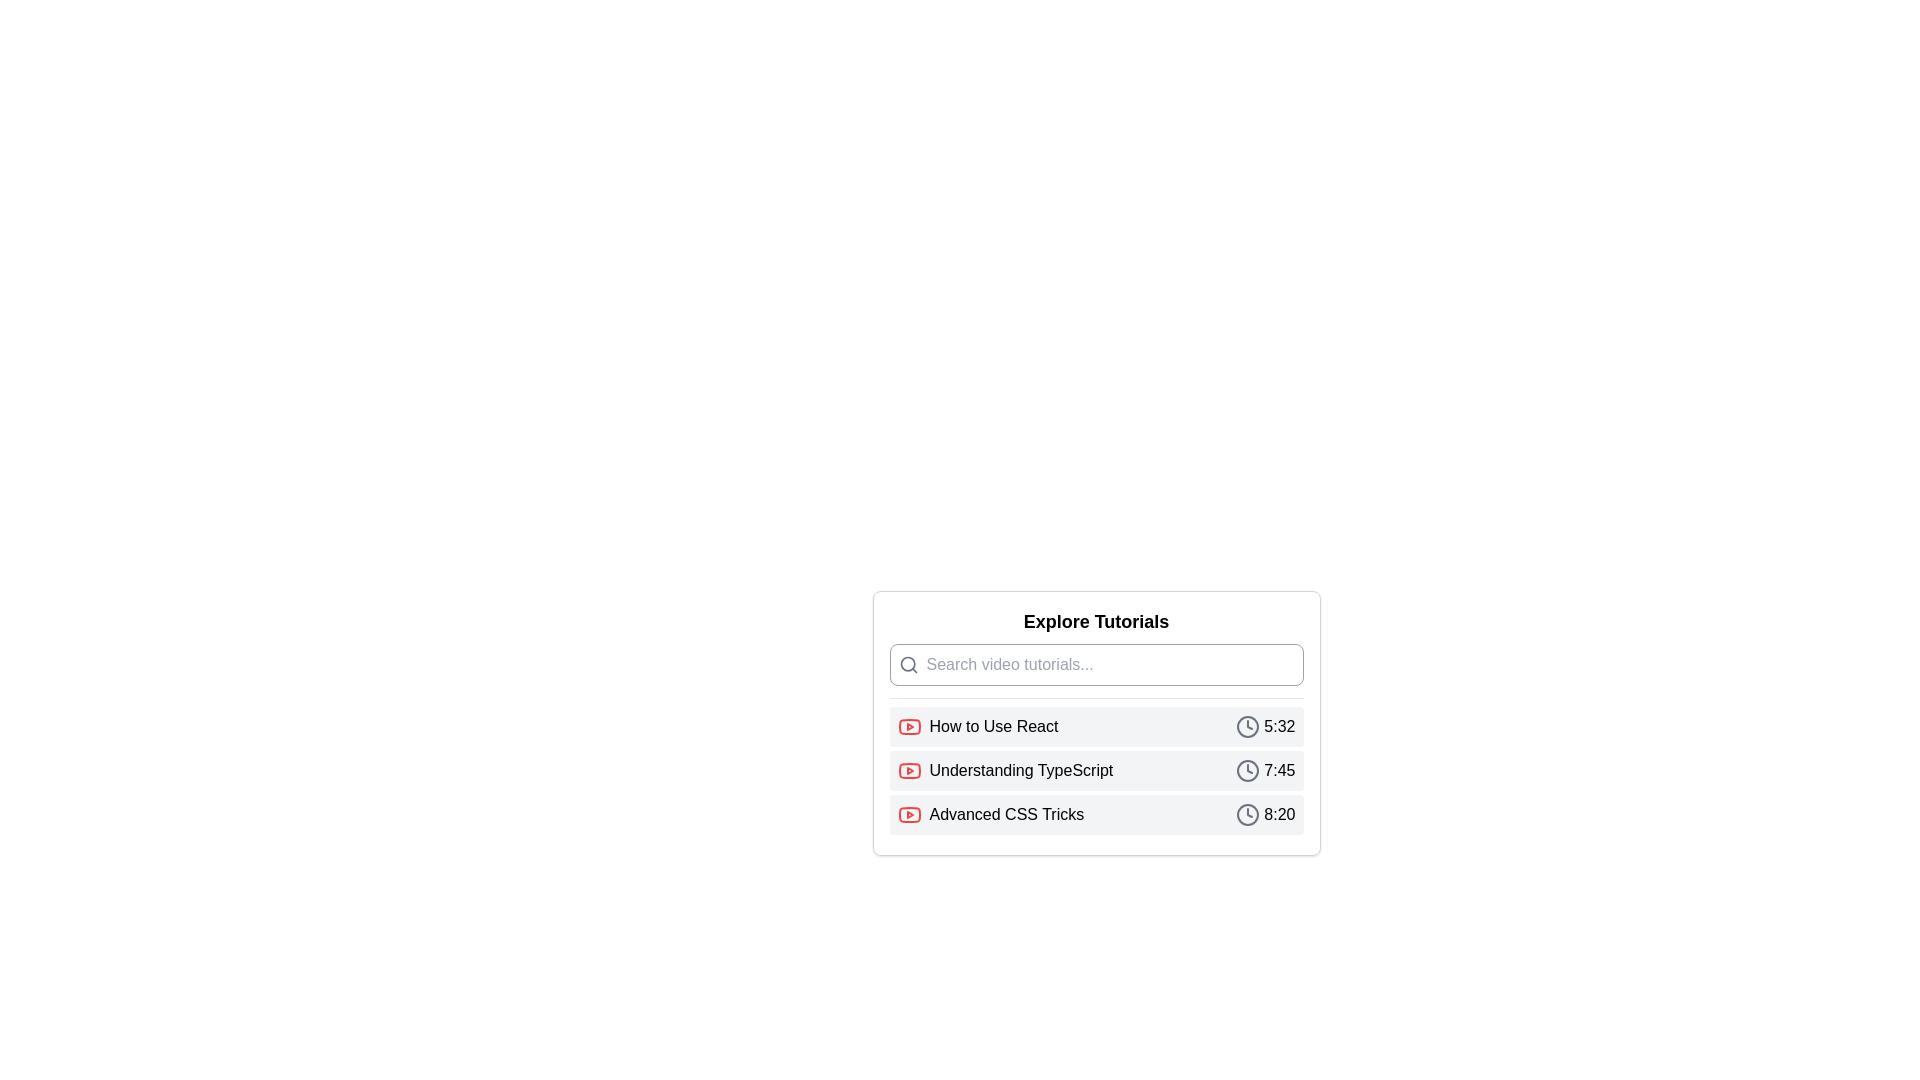 The image size is (1920, 1080). I want to click on the Search Icon located on the left side of the search input field, so click(907, 664).